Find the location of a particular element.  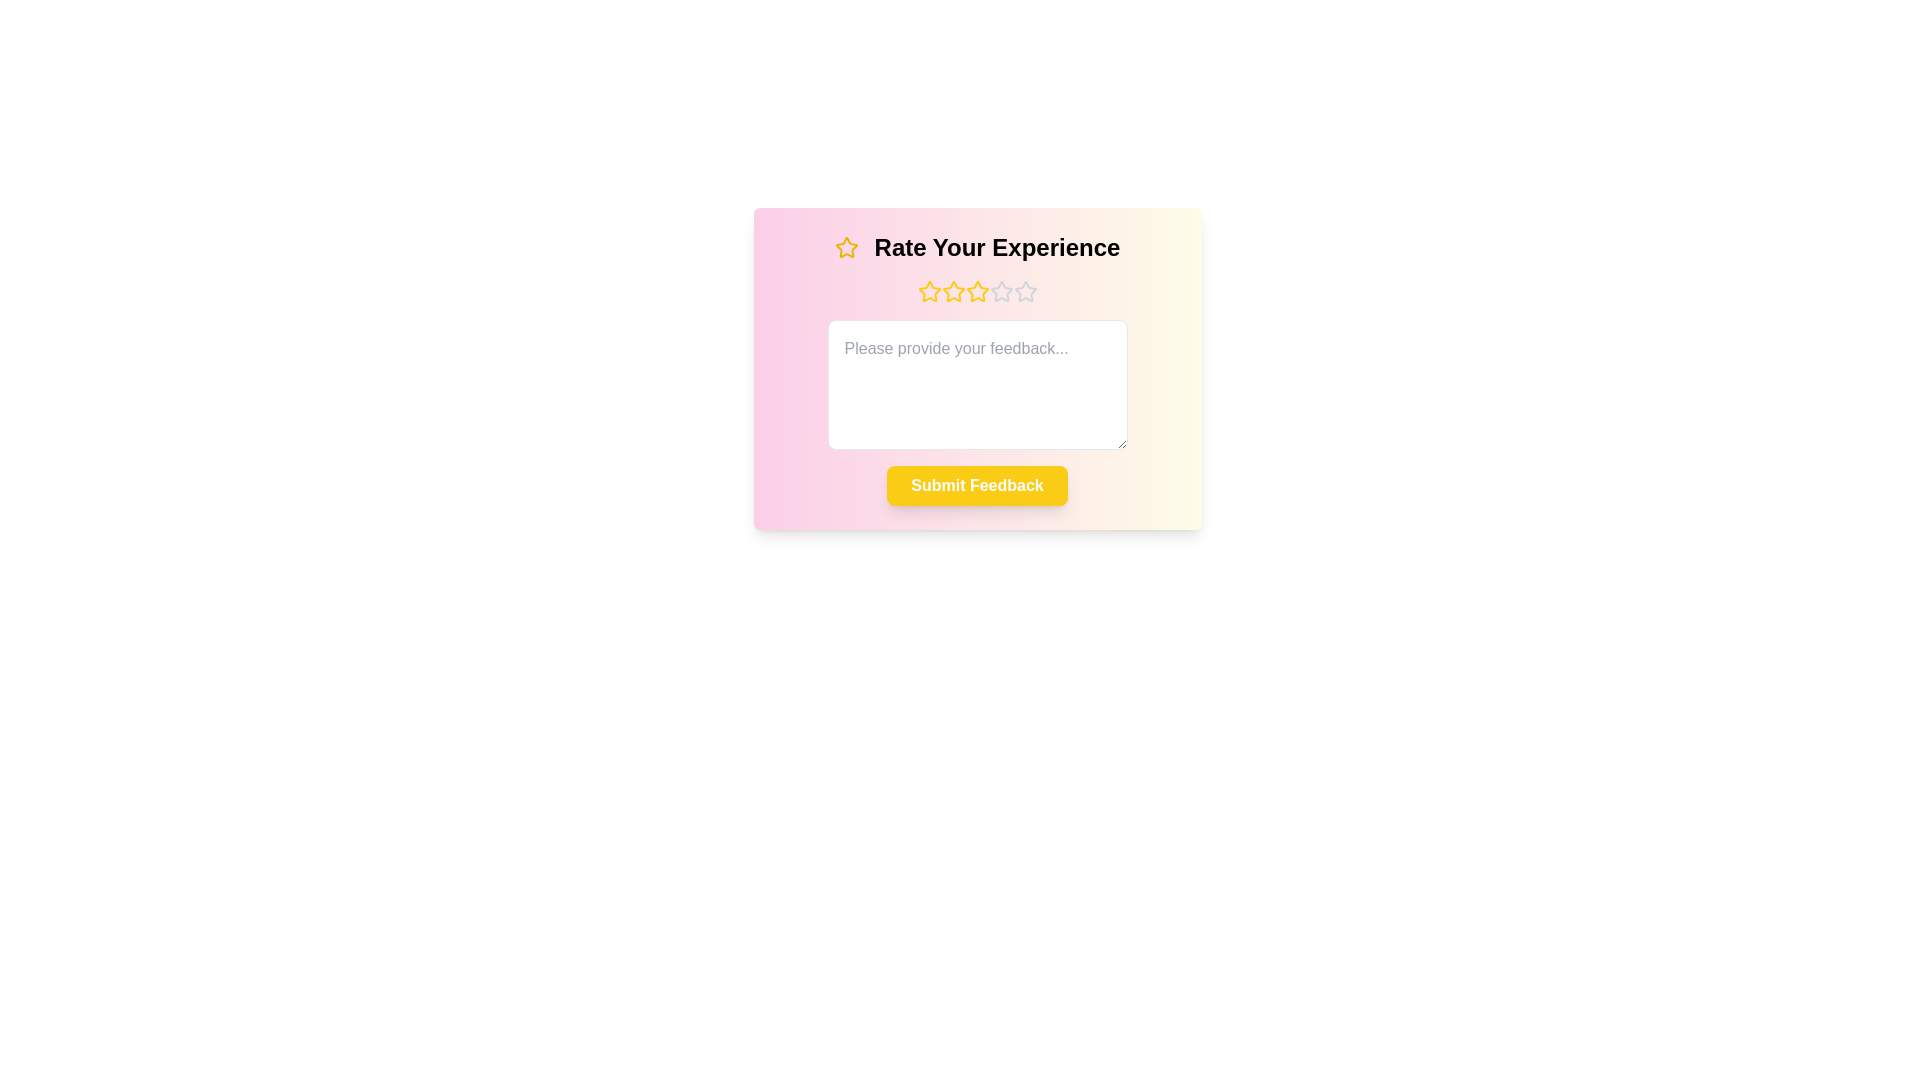

the rating to 1 stars by clicking on the corresponding star is located at coordinates (928, 292).